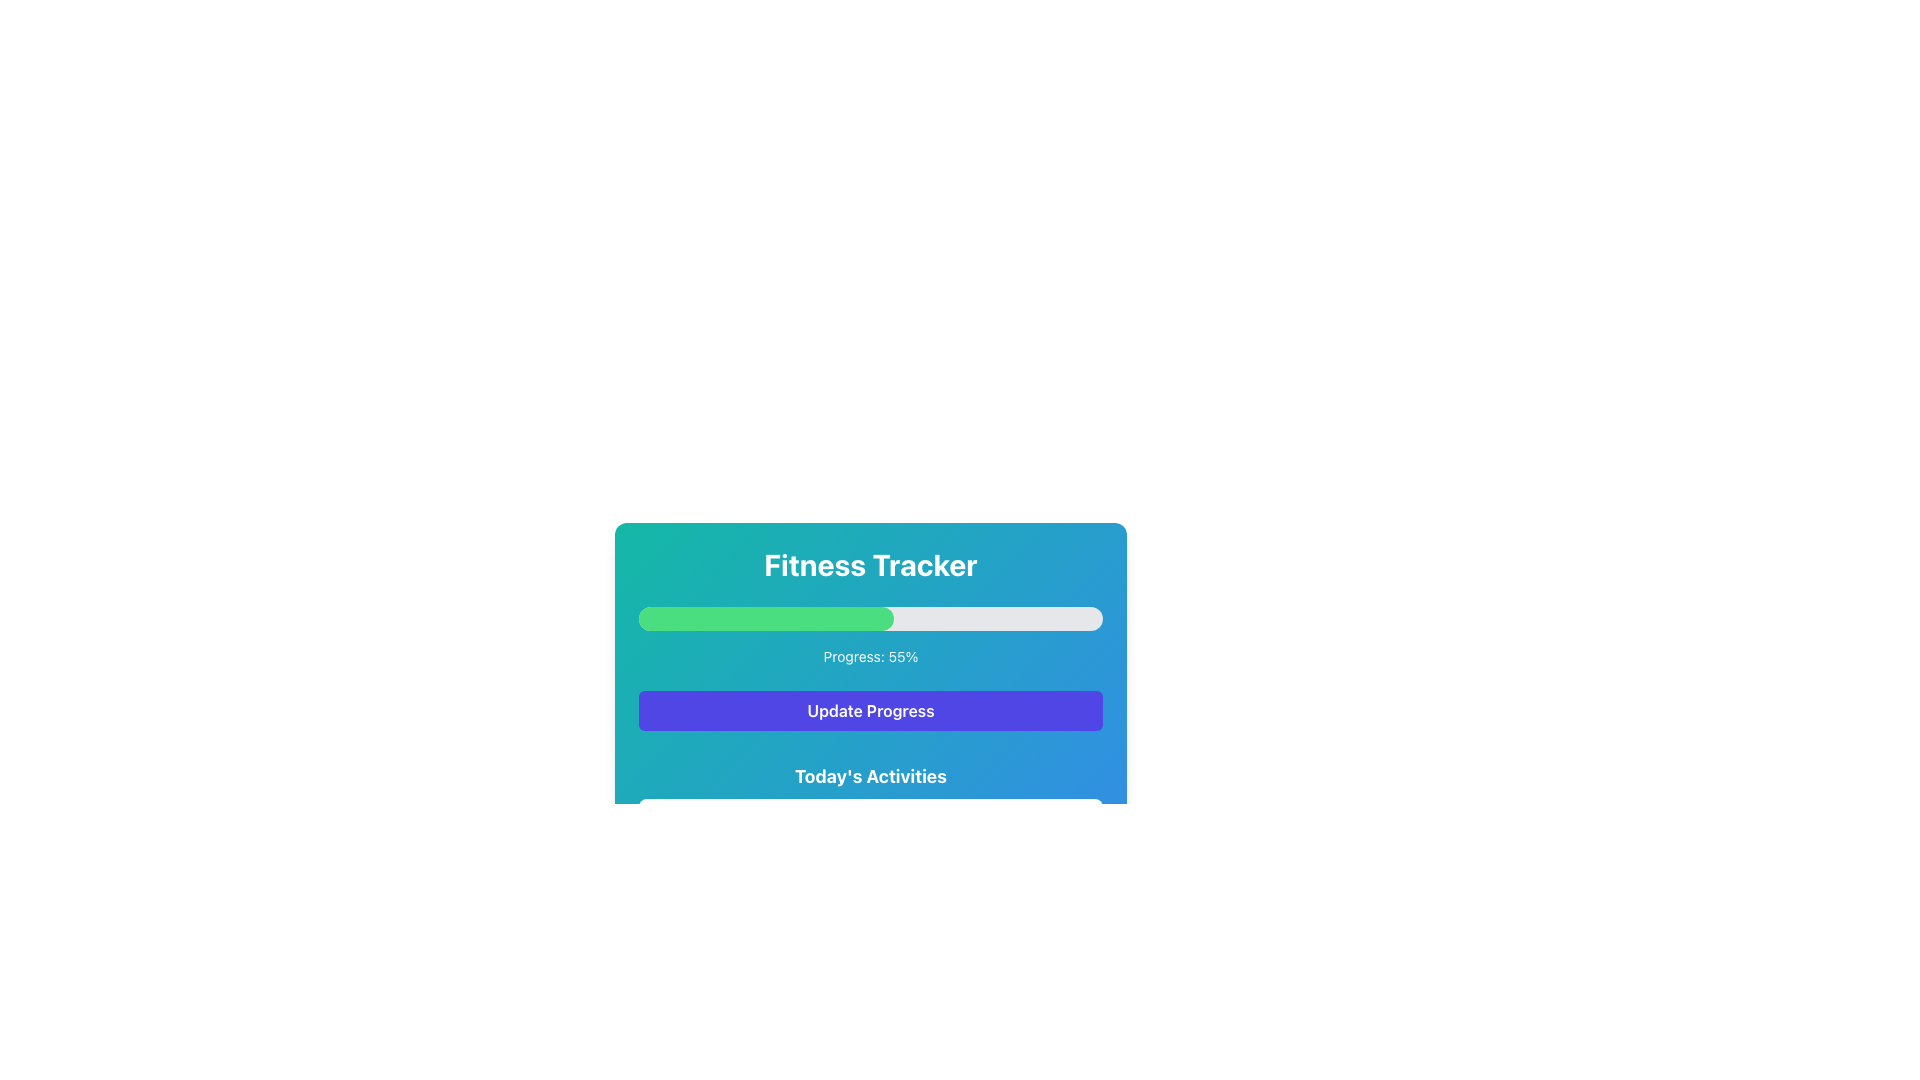 This screenshot has width=1920, height=1080. What do you see at coordinates (765, 617) in the screenshot?
I see `the Progress indicator (progress bar) that is styled with rounded edges and shows a completion percentage of 55%, situated within a card titled 'Fitness Tracker'` at bounding box center [765, 617].